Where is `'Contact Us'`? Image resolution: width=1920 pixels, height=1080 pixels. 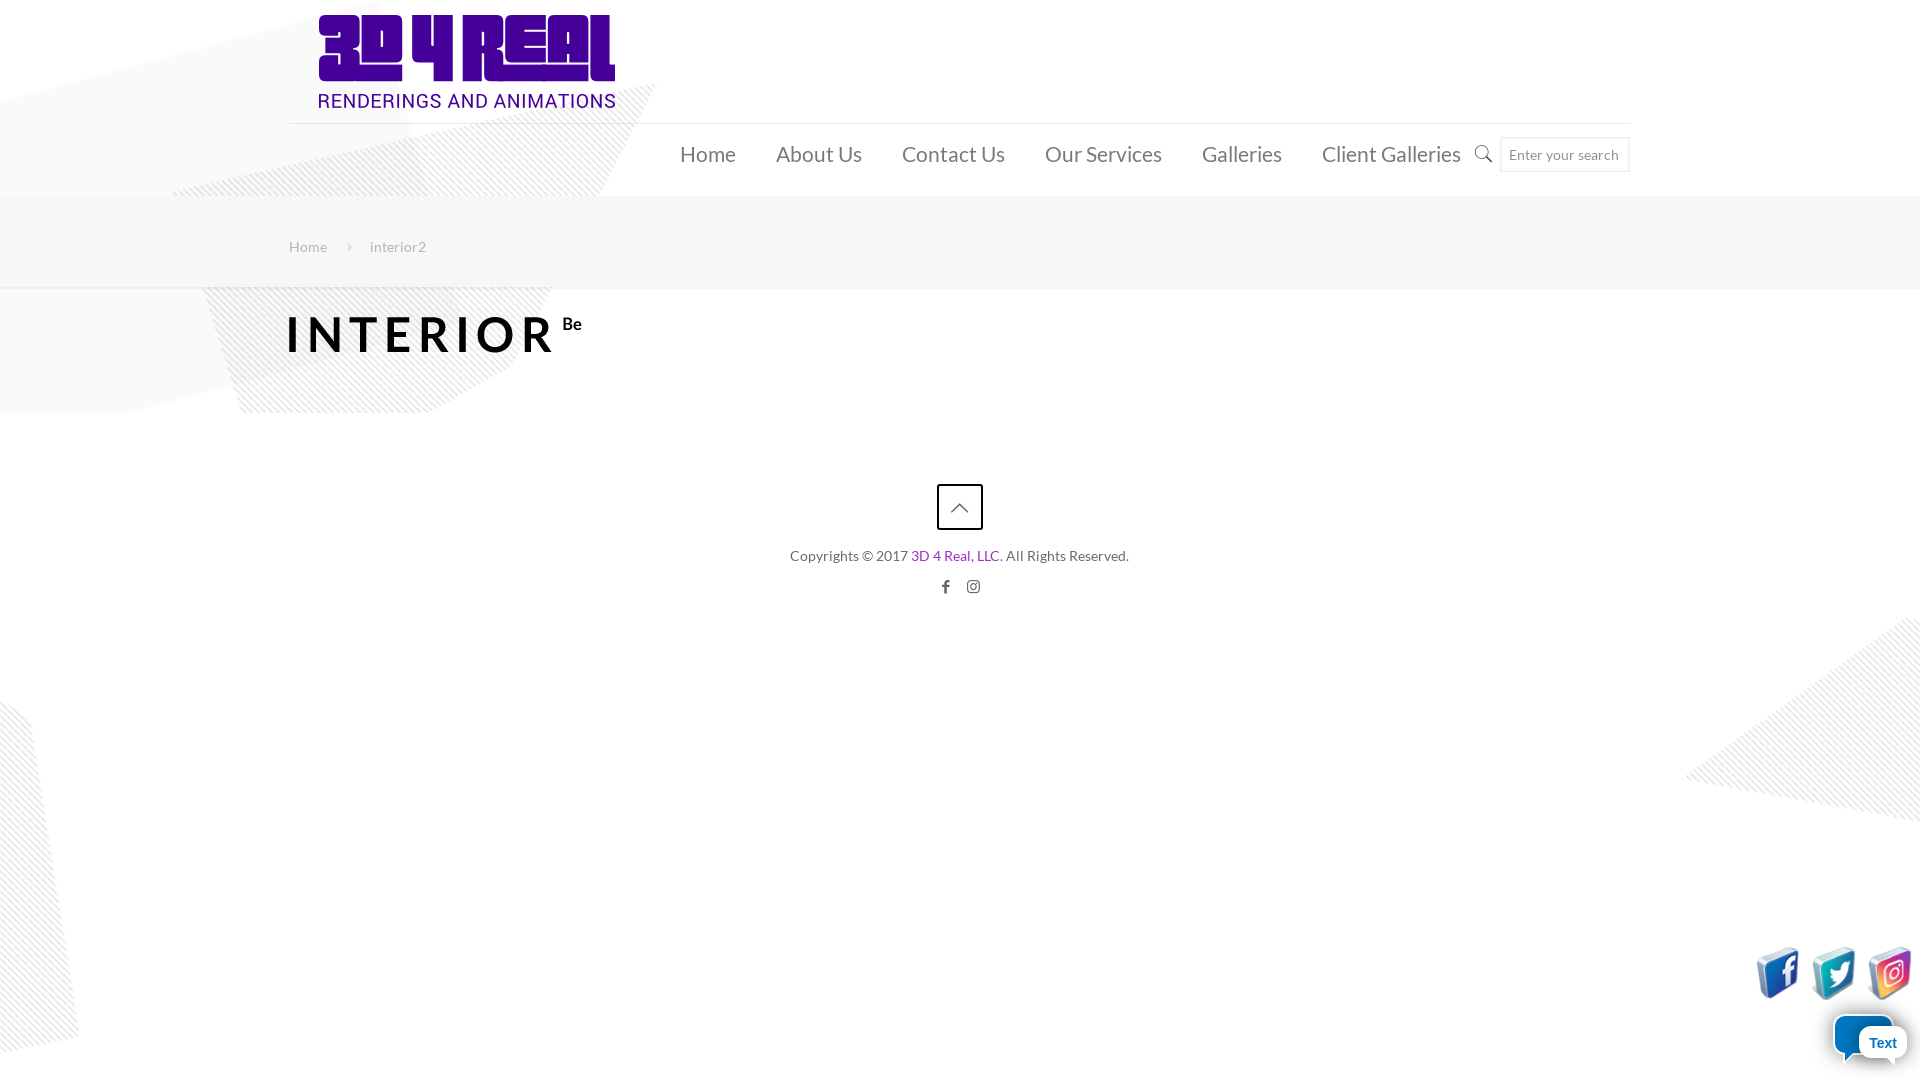 'Contact Us' is located at coordinates (881, 153).